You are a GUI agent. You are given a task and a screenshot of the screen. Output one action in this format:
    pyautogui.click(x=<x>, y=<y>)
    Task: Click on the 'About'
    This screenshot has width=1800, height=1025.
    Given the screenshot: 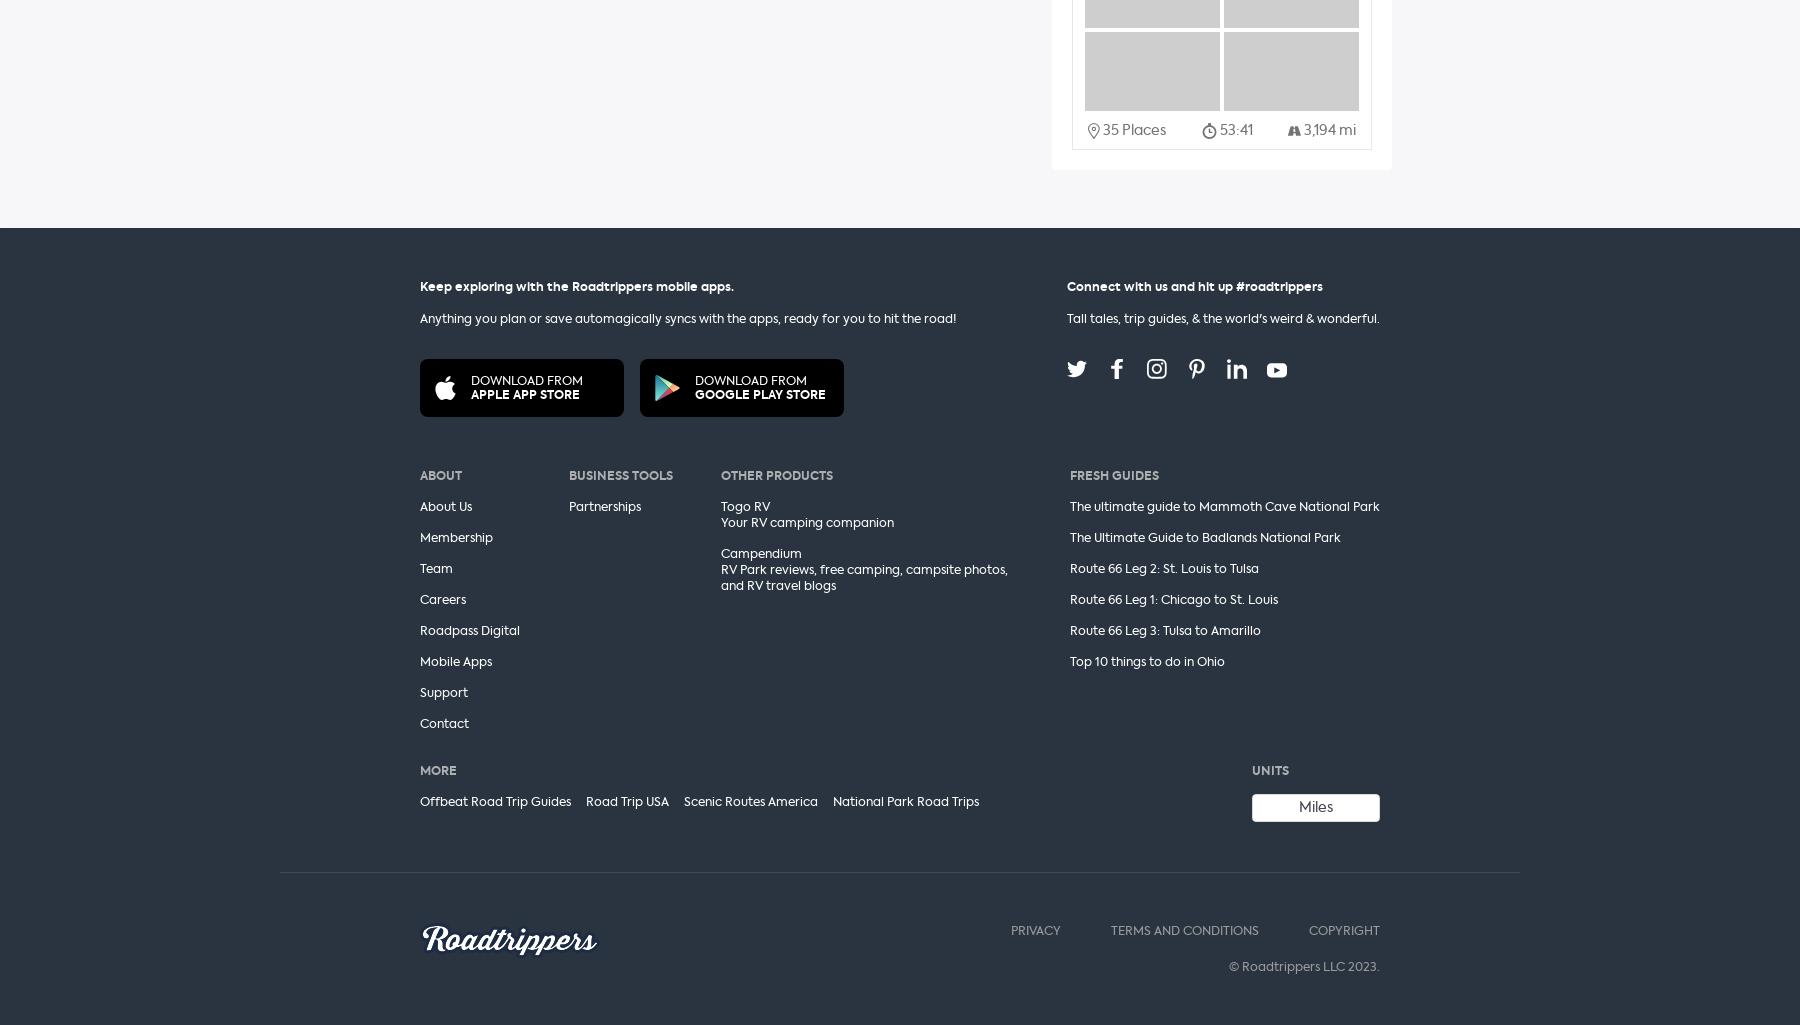 What is the action you would take?
    pyautogui.click(x=419, y=475)
    